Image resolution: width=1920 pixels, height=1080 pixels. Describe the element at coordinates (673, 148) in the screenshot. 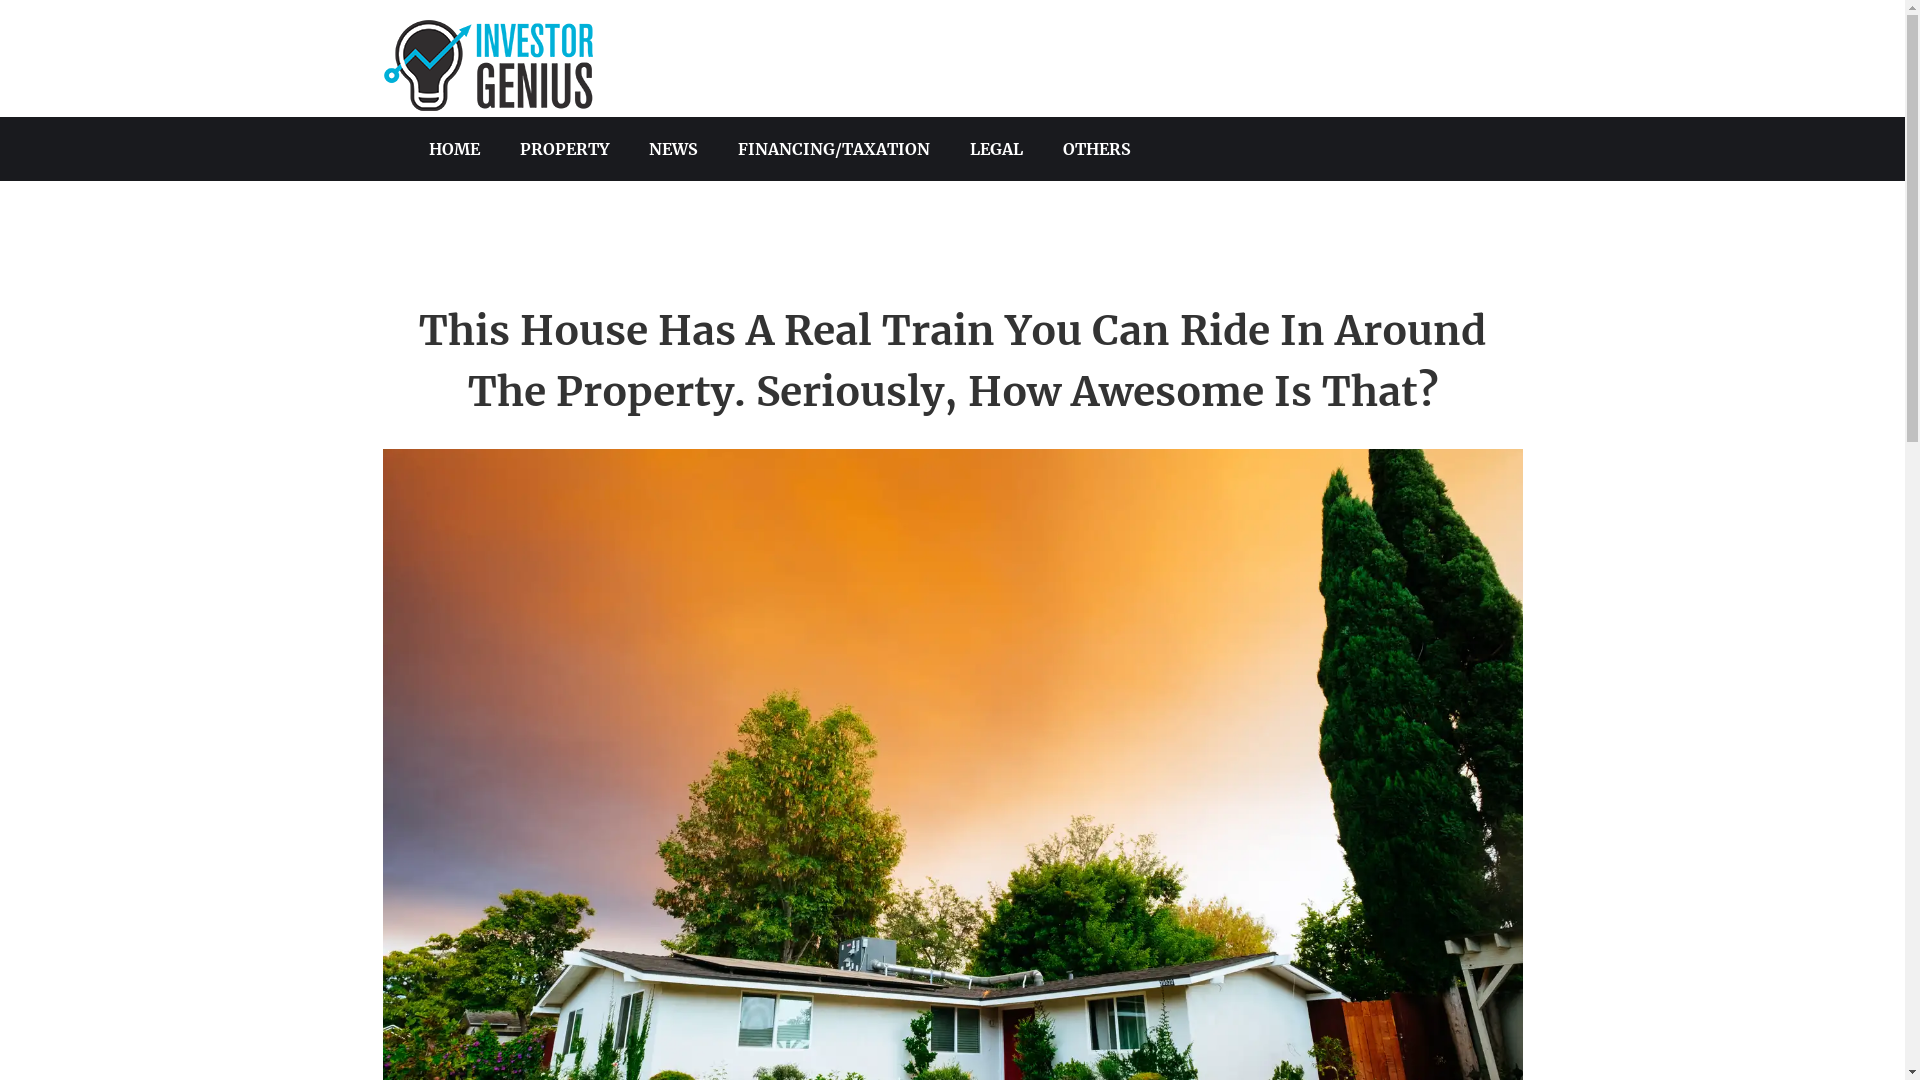

I see `'NEWS'` at that location.